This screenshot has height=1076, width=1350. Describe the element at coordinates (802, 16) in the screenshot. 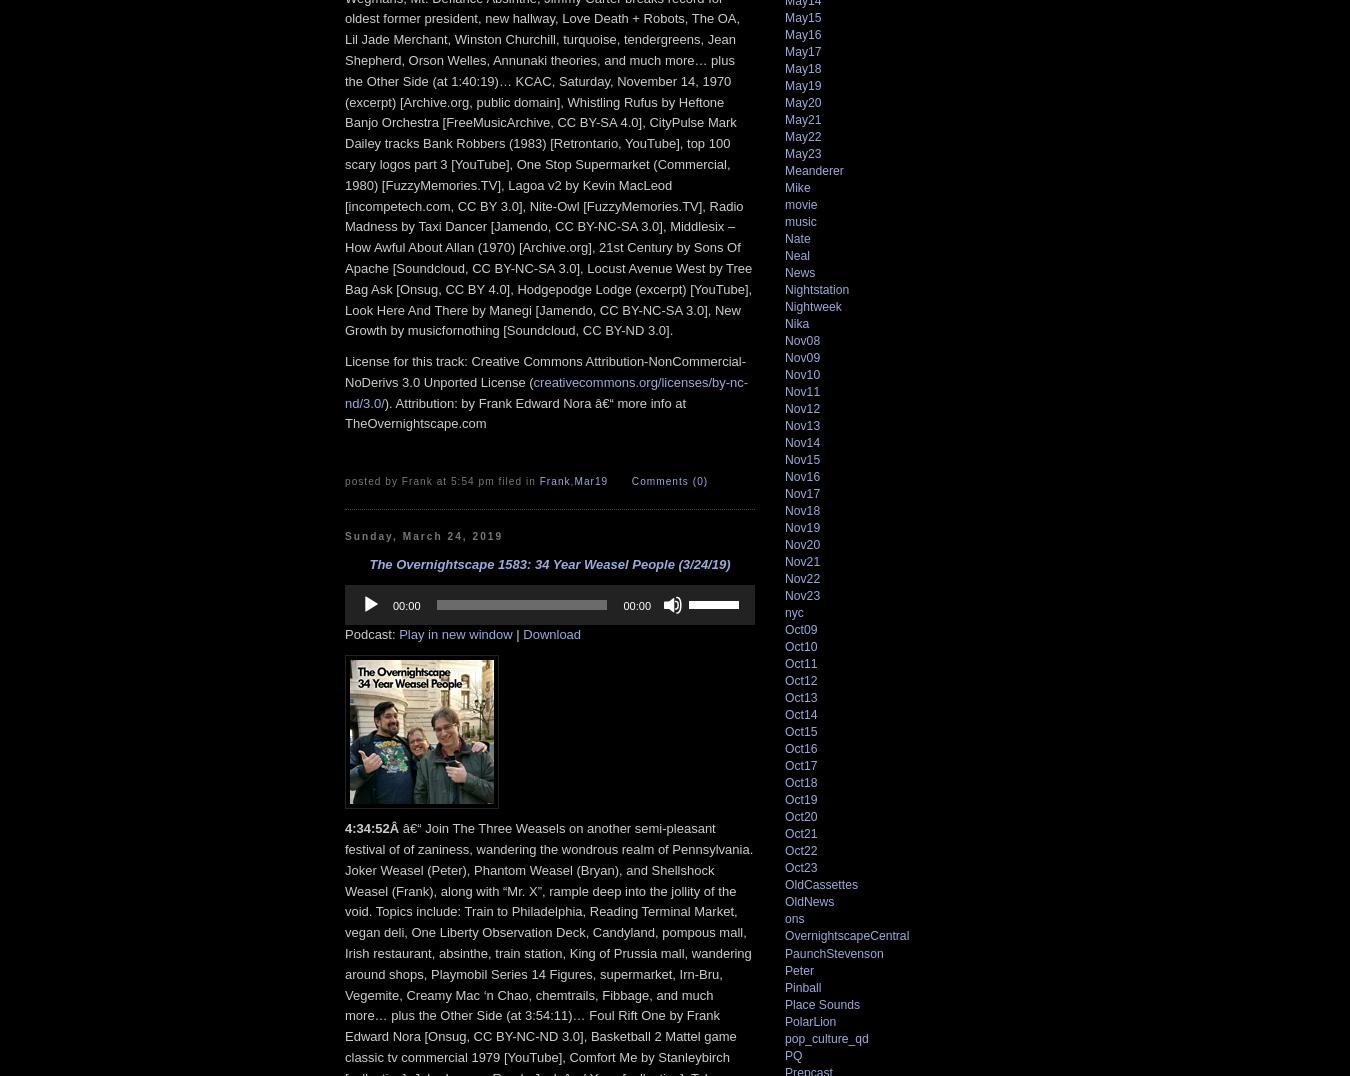

I see `'May15'` at that location.